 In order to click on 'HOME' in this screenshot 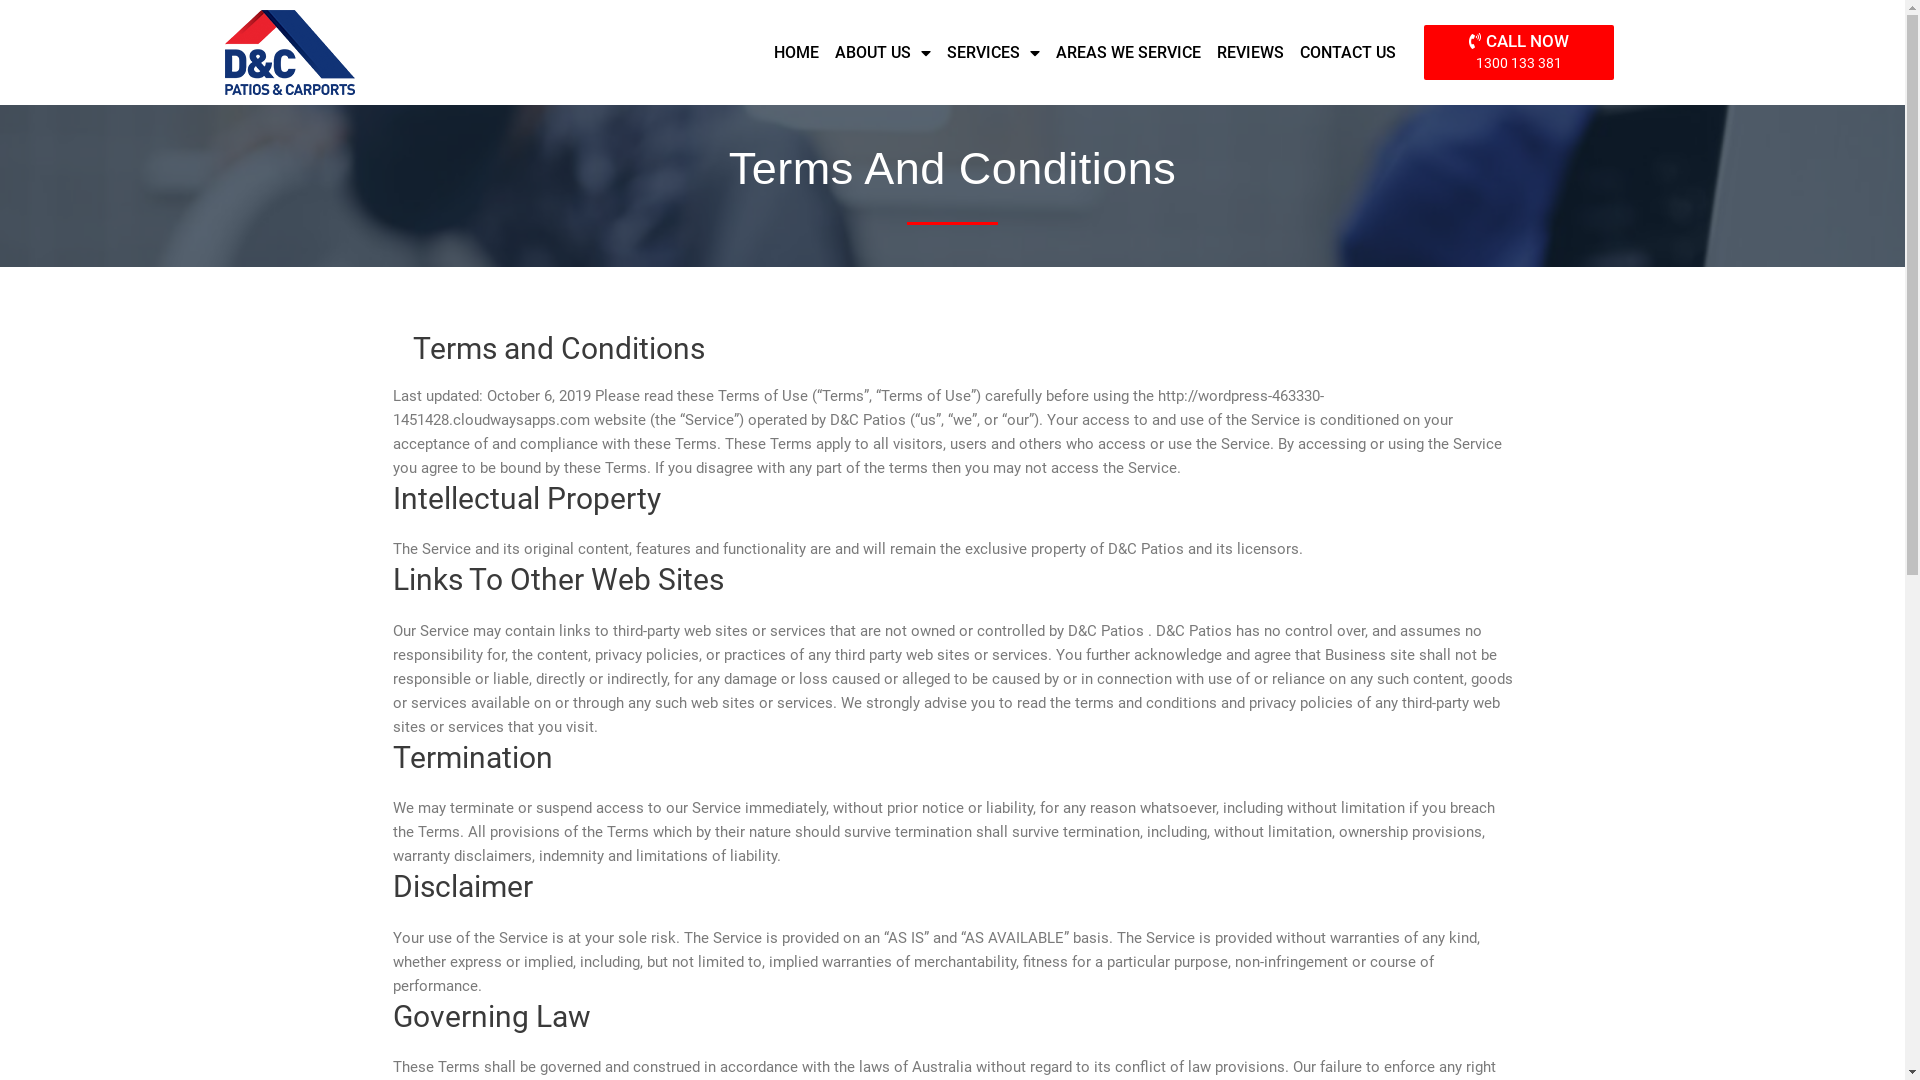, I will do `click(795, 50)`.